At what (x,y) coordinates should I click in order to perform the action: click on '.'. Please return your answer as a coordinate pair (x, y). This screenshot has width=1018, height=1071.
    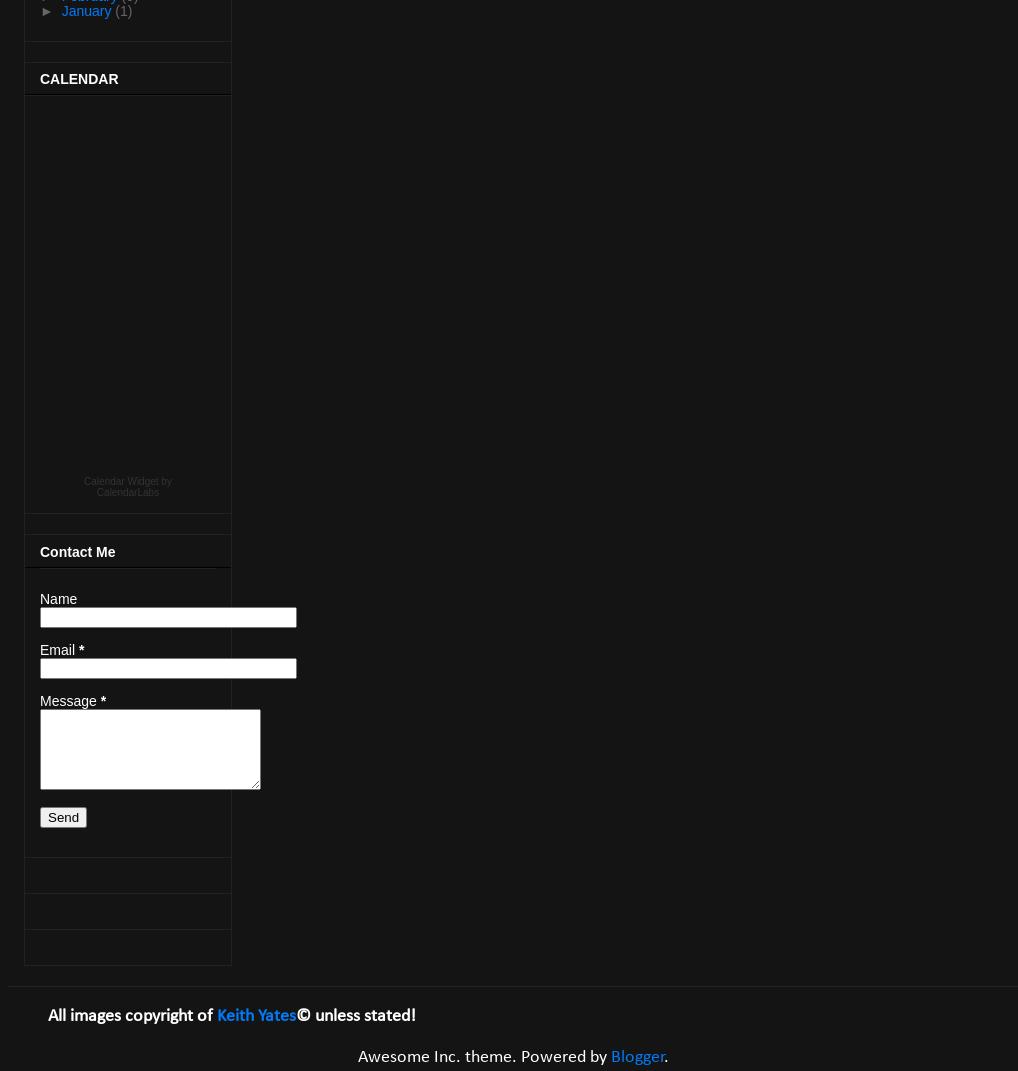
    Looking at the image, I should click on (665, 1056).